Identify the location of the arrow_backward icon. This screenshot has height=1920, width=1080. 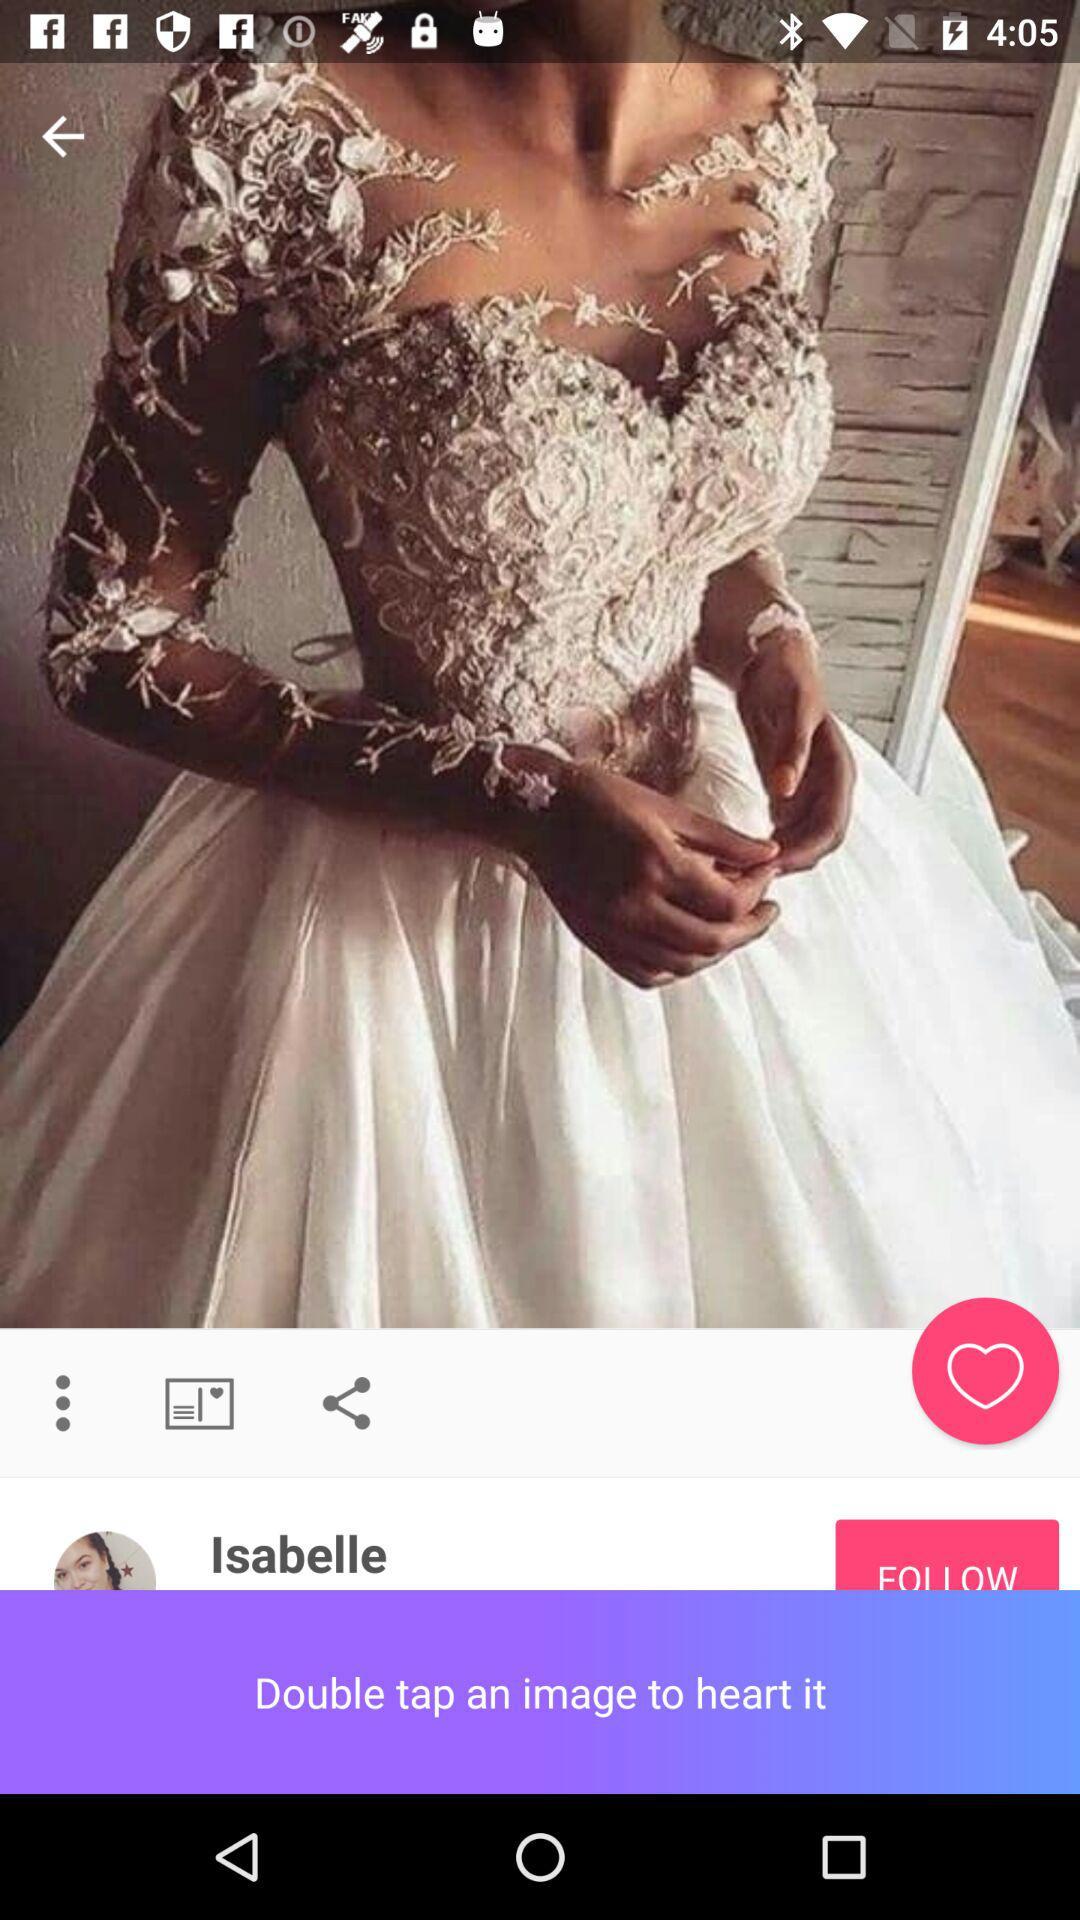
(61, 135).